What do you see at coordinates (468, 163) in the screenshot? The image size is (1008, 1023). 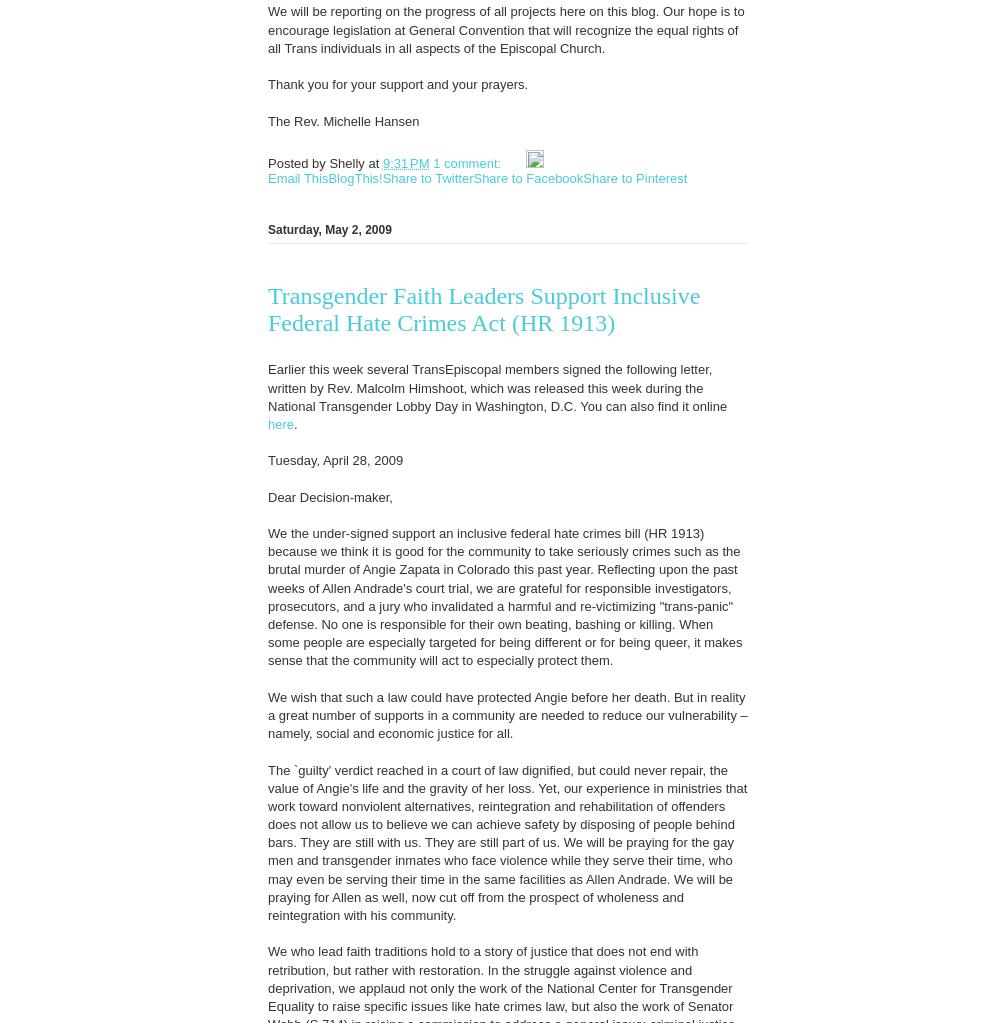 I see `'1 comment:'` at bounding box center [468, 163].